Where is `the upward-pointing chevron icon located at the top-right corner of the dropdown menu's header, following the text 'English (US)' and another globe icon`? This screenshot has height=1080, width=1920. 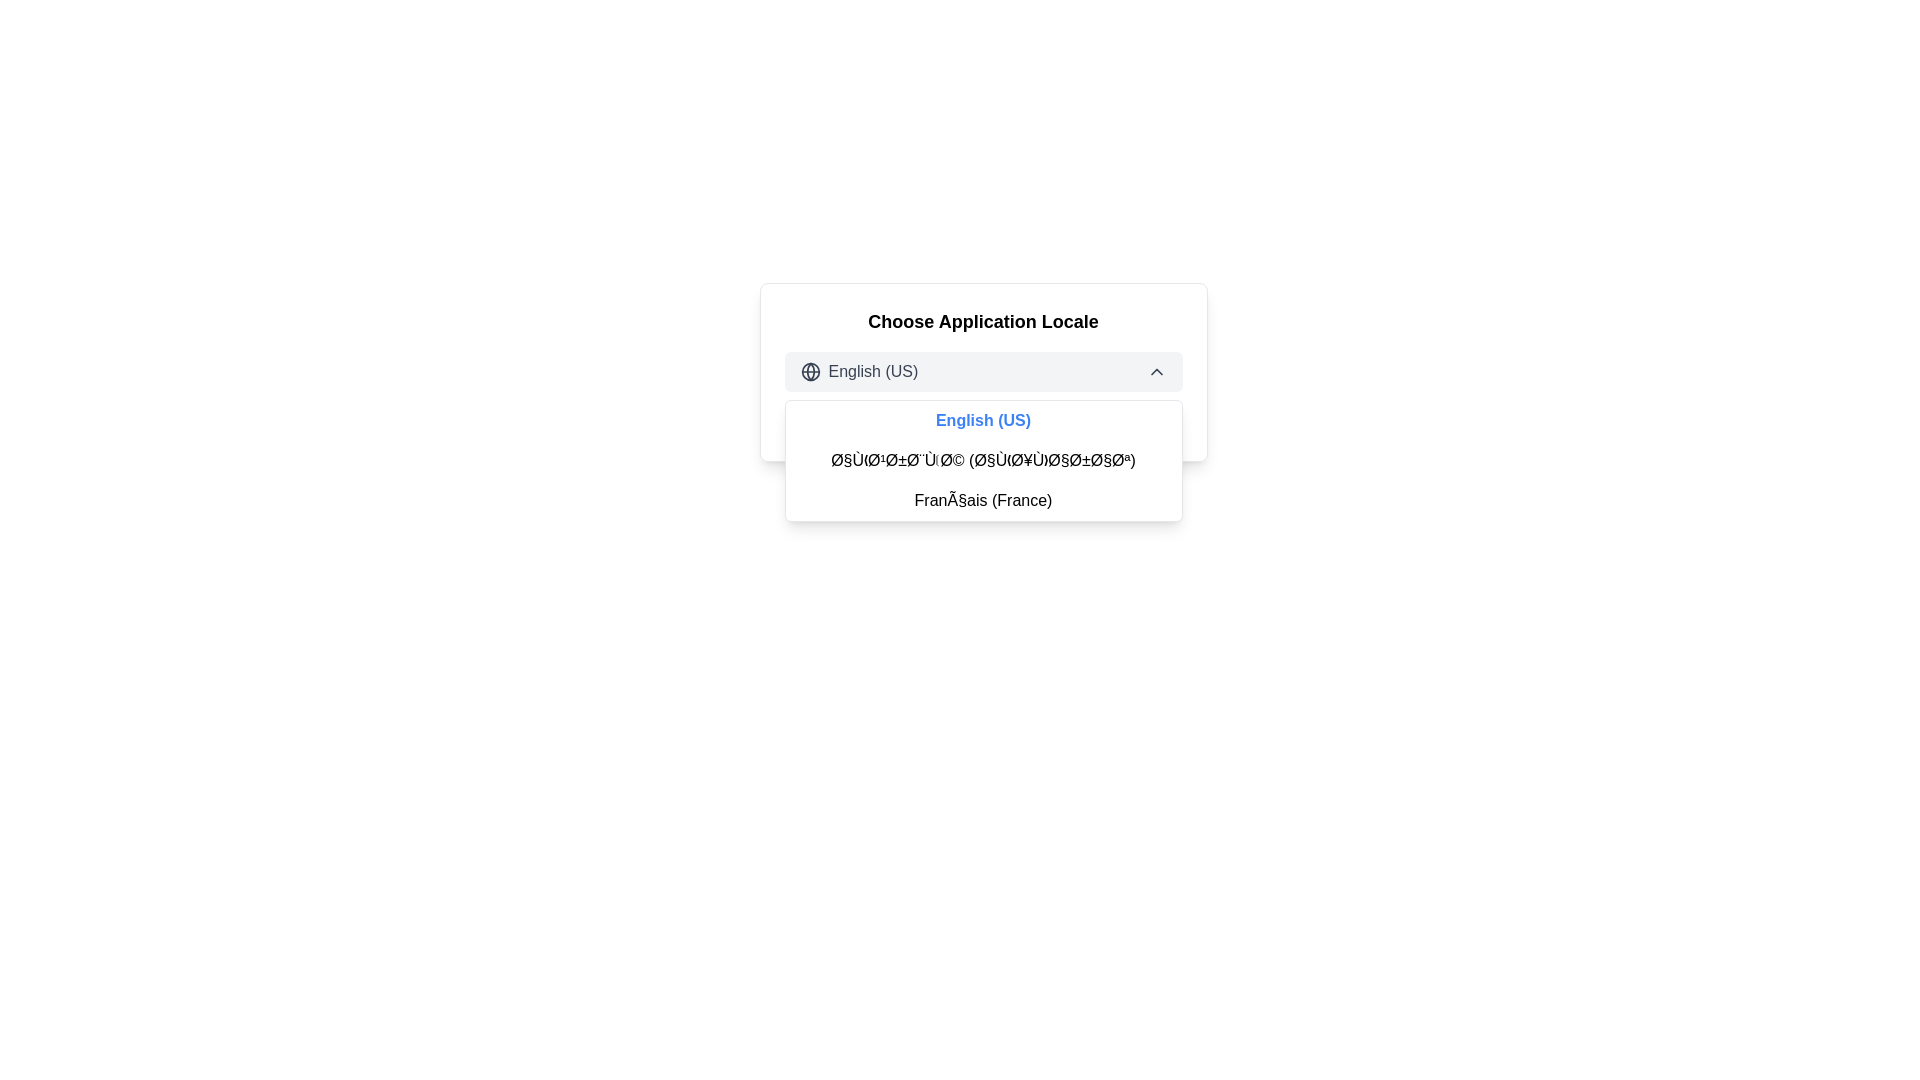
the upward-pointing chevron icon located at the top-right corner of the dropdown menu's header, following the text 'English (US)' and another globe icon is located at coordinates (1156, 371).